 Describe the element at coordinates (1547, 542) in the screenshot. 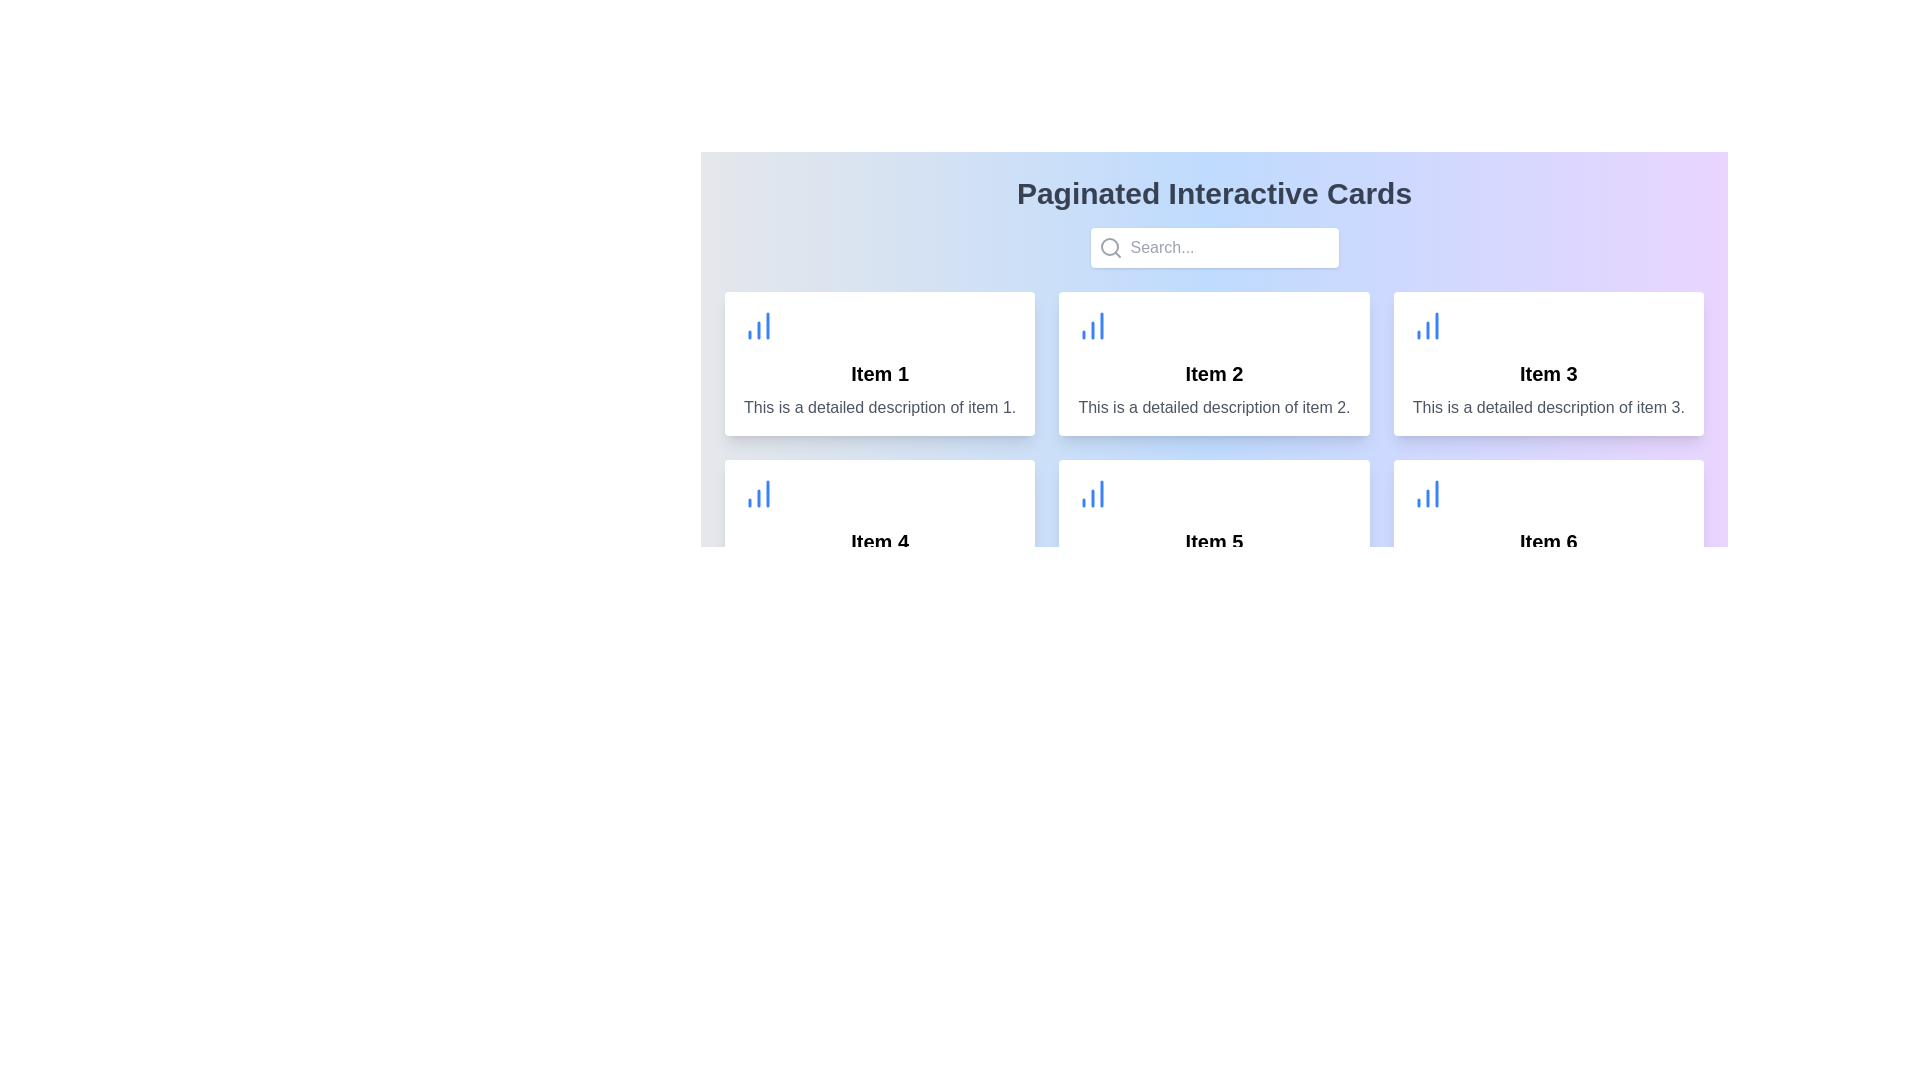

I see `text content of the bold label displaying 'Item 6' located in the lower-right card of the grid layout` at that location.